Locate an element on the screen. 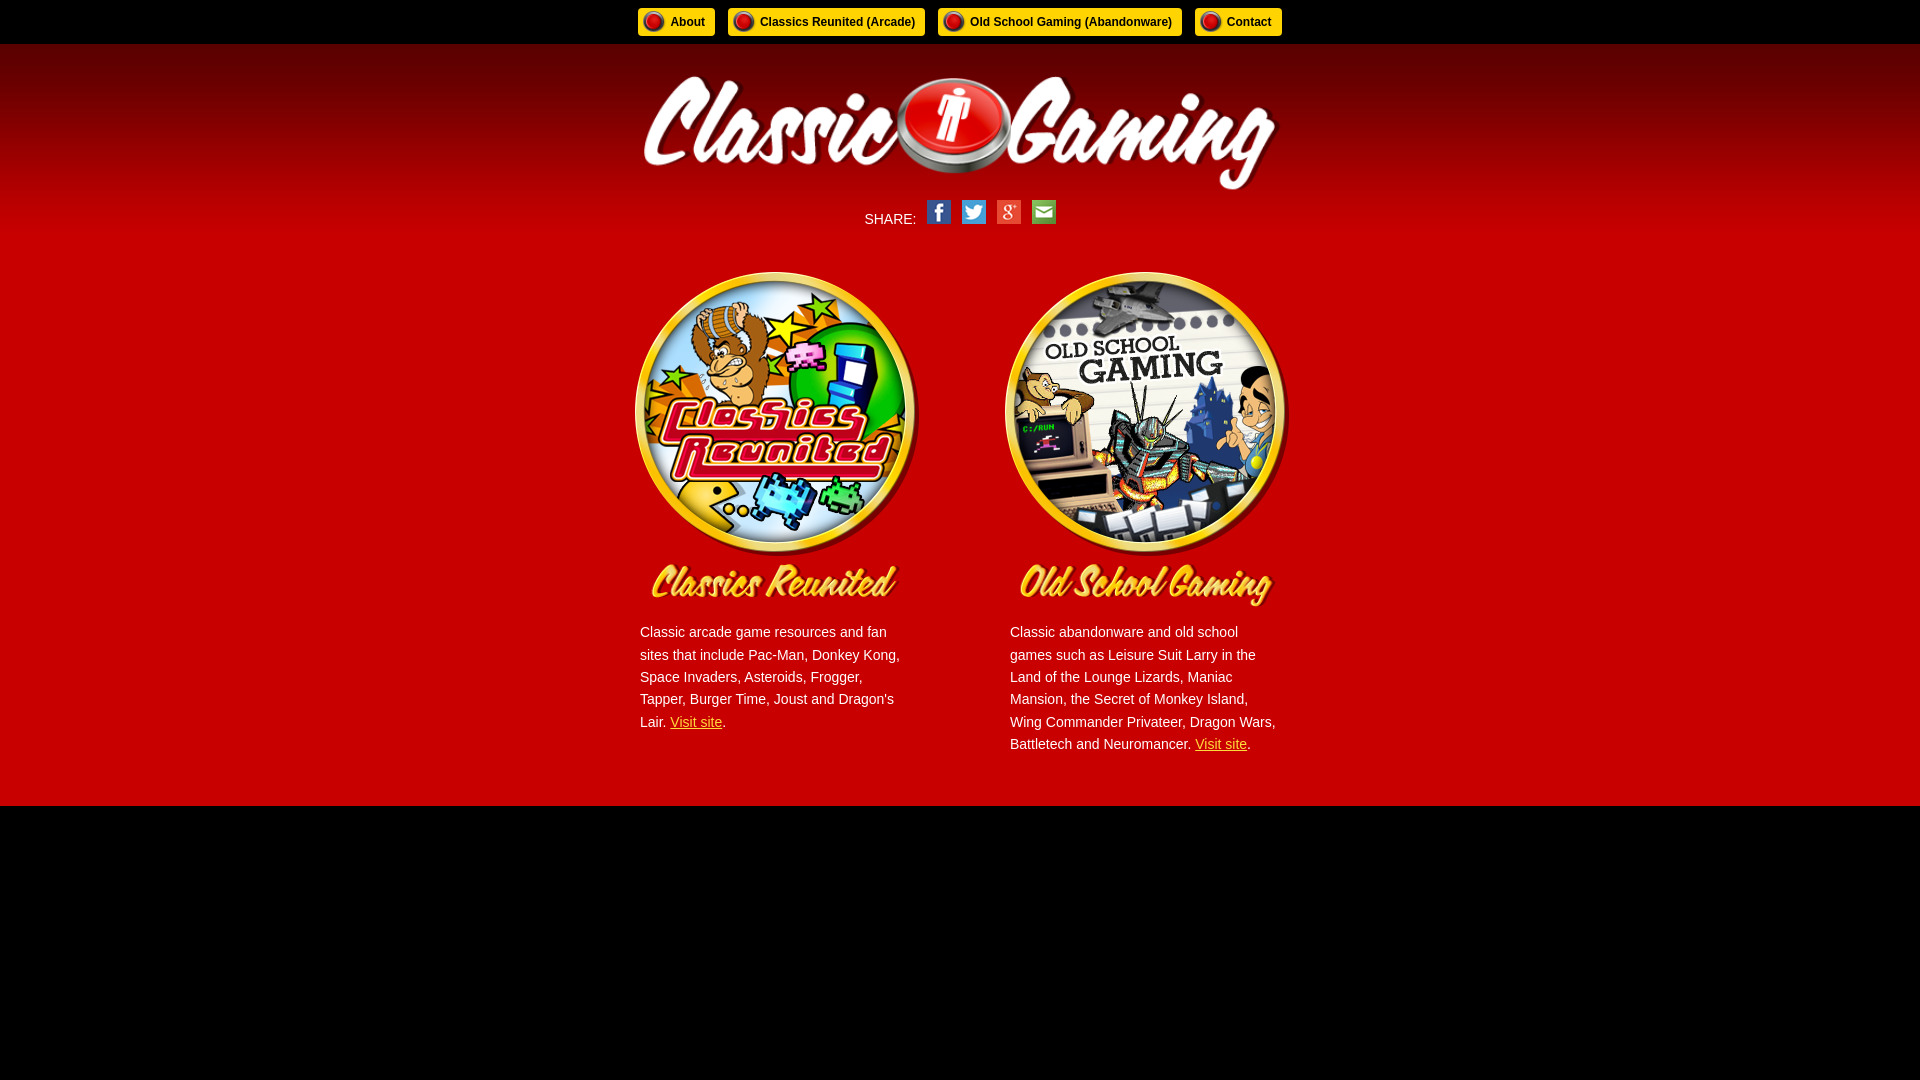 The height and width of the screenshot is (1080, 1920). 'About' is located at coordinates (676, 22).